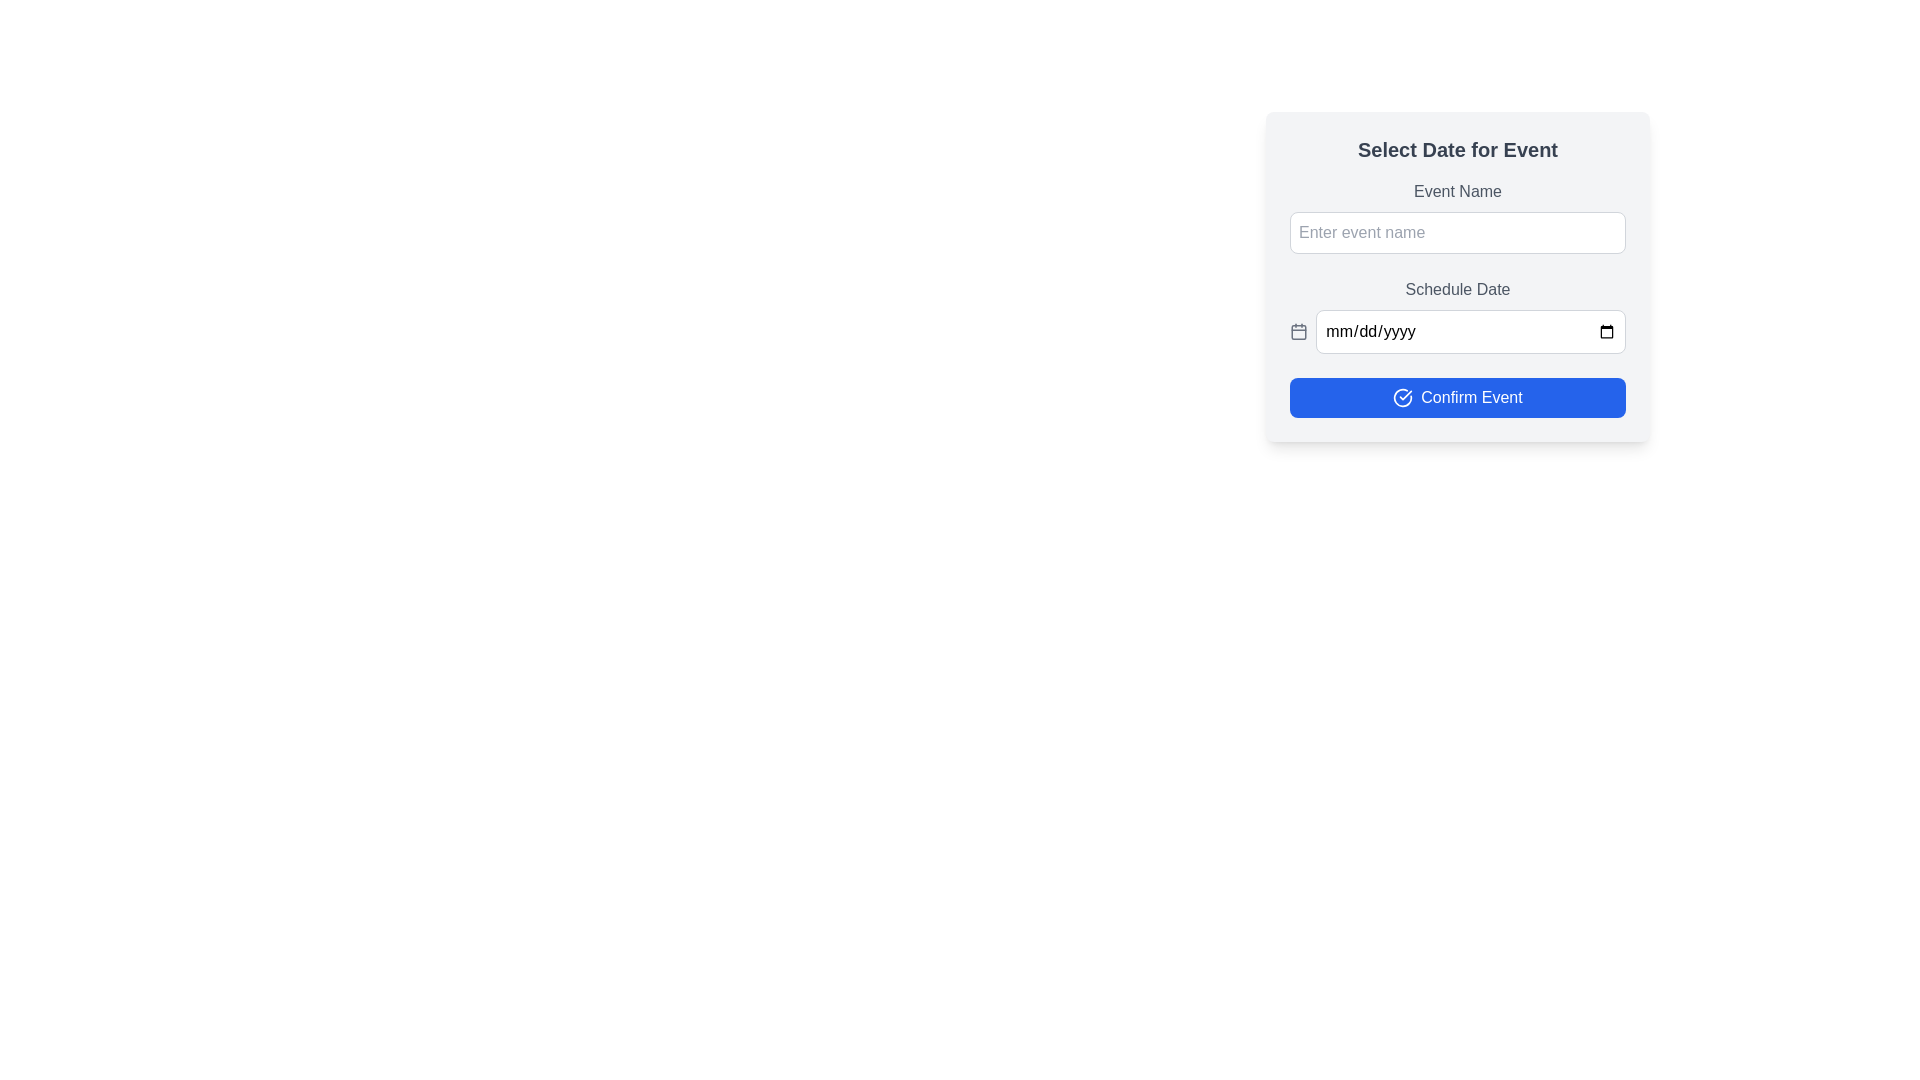 The image size is (1920, 1080). What do you see at coordinates (1299, 331) in the screenshot?
I see `the calendar icon located to the left of the 'Schedule Date' text input field, which is a square icon with rounded corners and a monochromatic design` at bounding box center [1299, 331].